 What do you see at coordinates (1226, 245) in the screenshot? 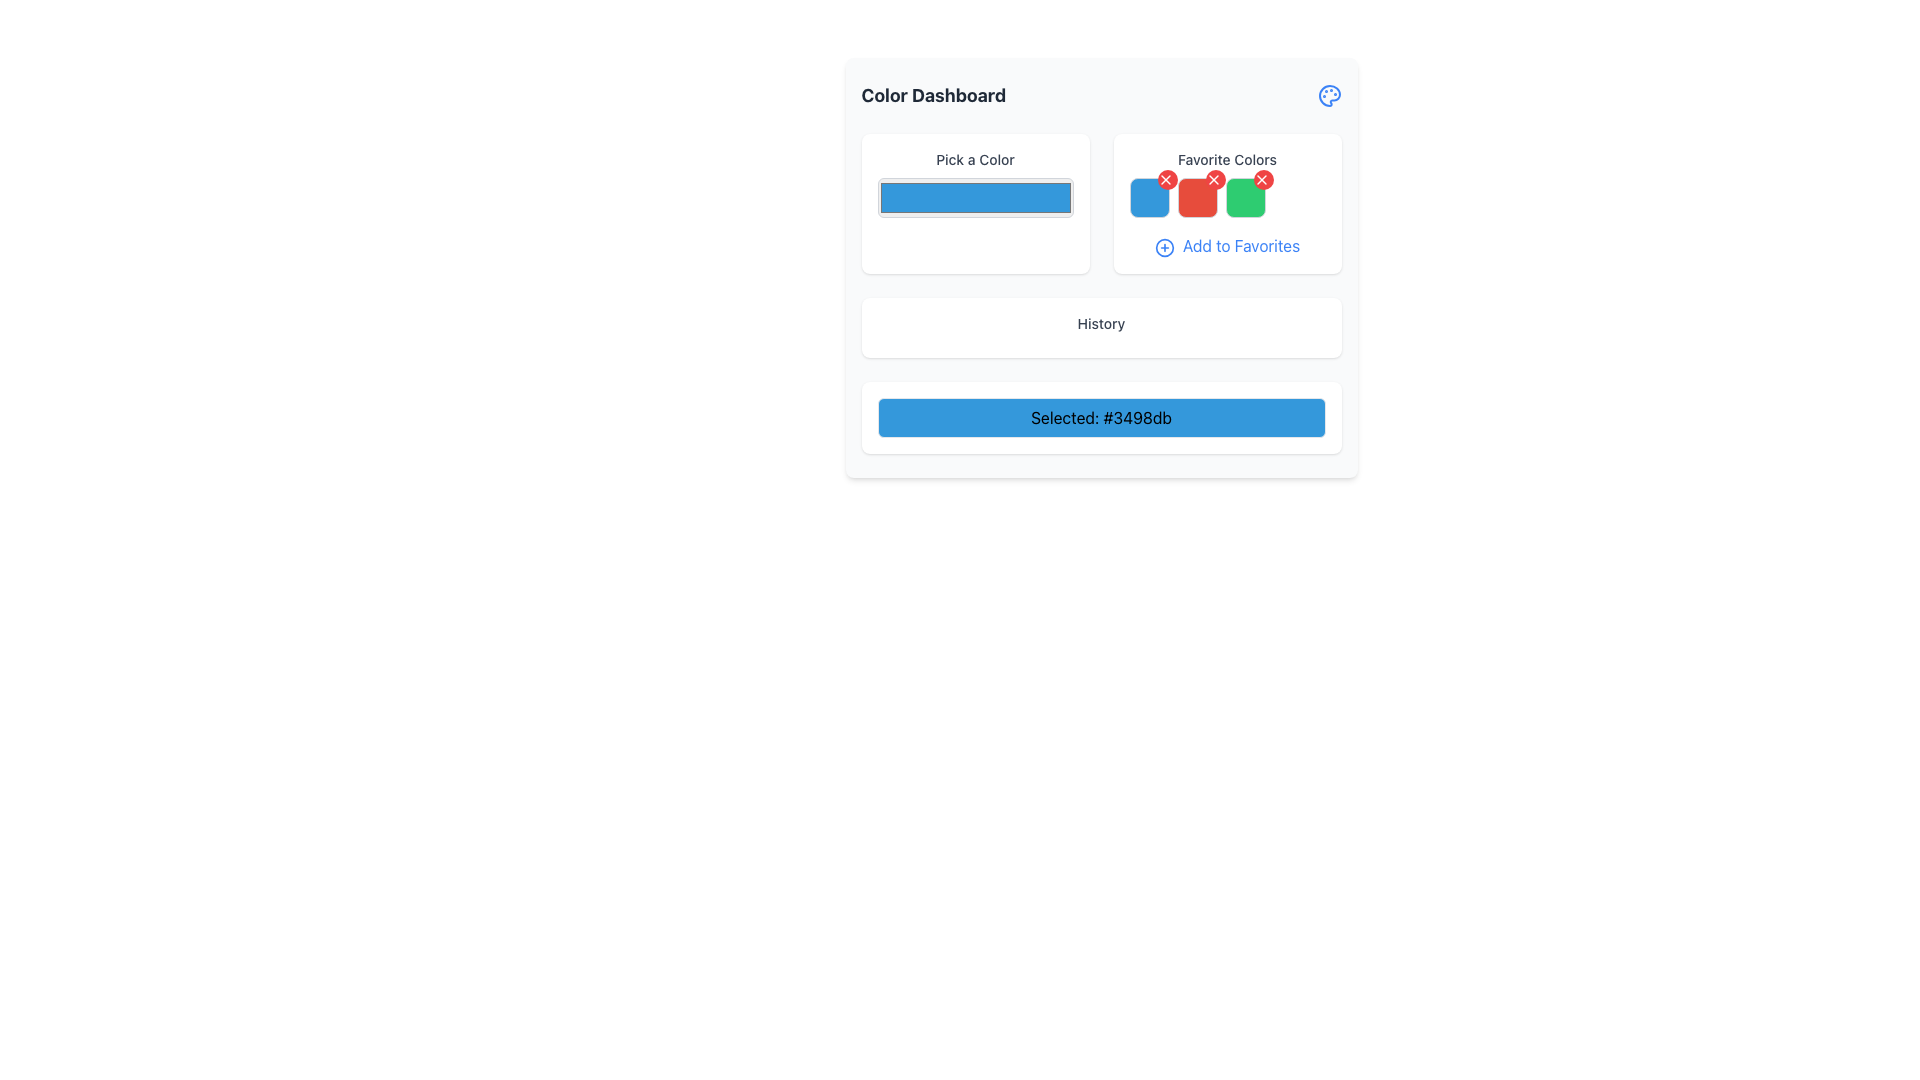
I see `the blue-colored interactive label with the text 'Add to Favorites' and a circular plus icon` at bounding box center [1226, 245].